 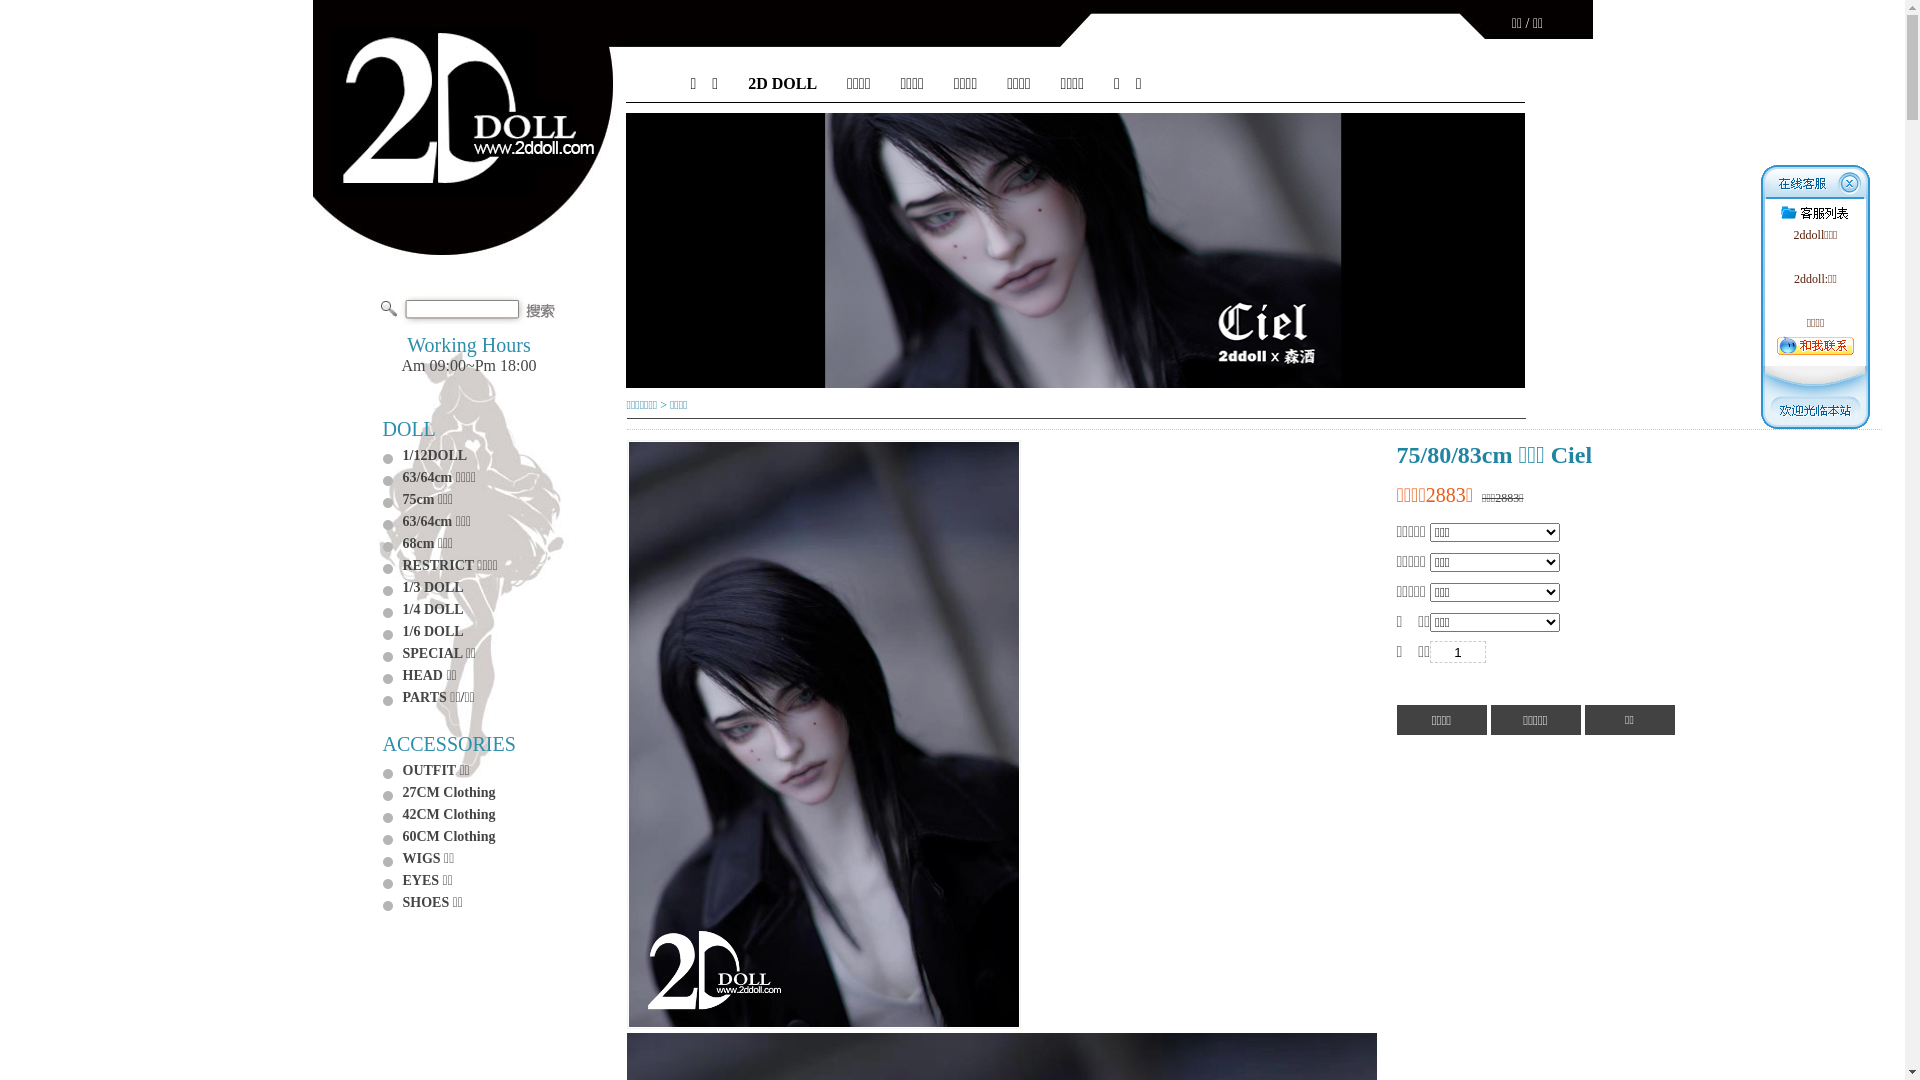 What do you see at coordinates (433, 455) in the screenshot?
I see `'1/12DOLL'` at bounding box center [433, 455].